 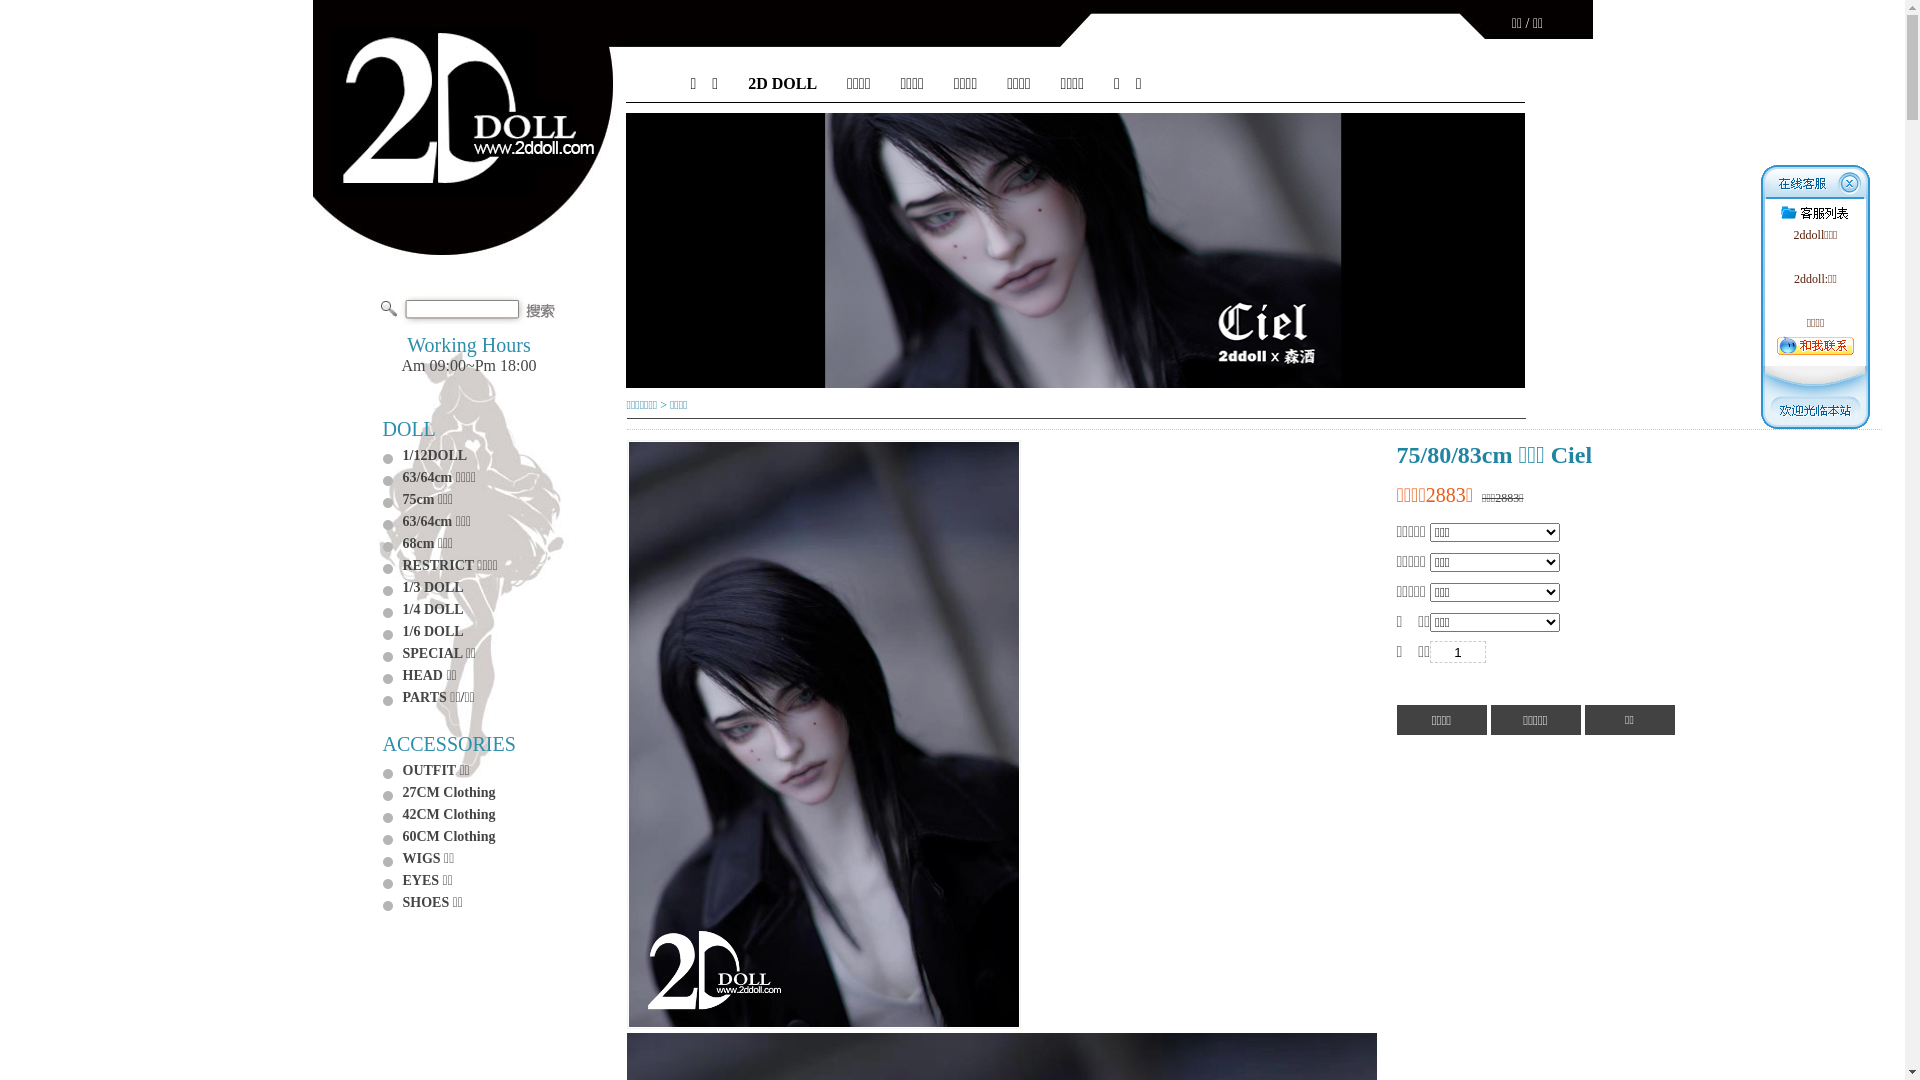 What do you see at coordinates (433, 455) in the screenshot?
I see `'1/12DOLL'` at bounding box center [433, 455].